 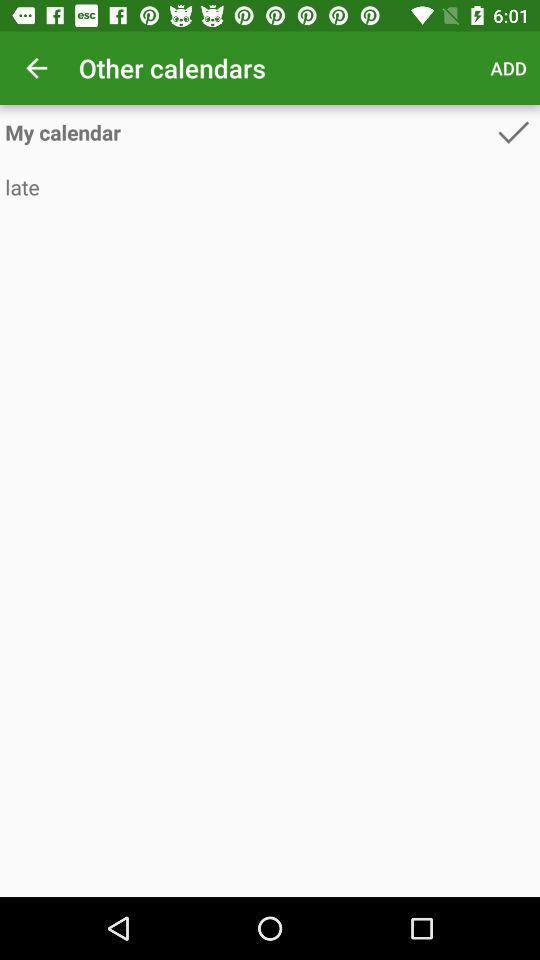 What do you see at coordinates (508, 68) in the screenshot?
I see `add item` at bounding box center [508, 68].